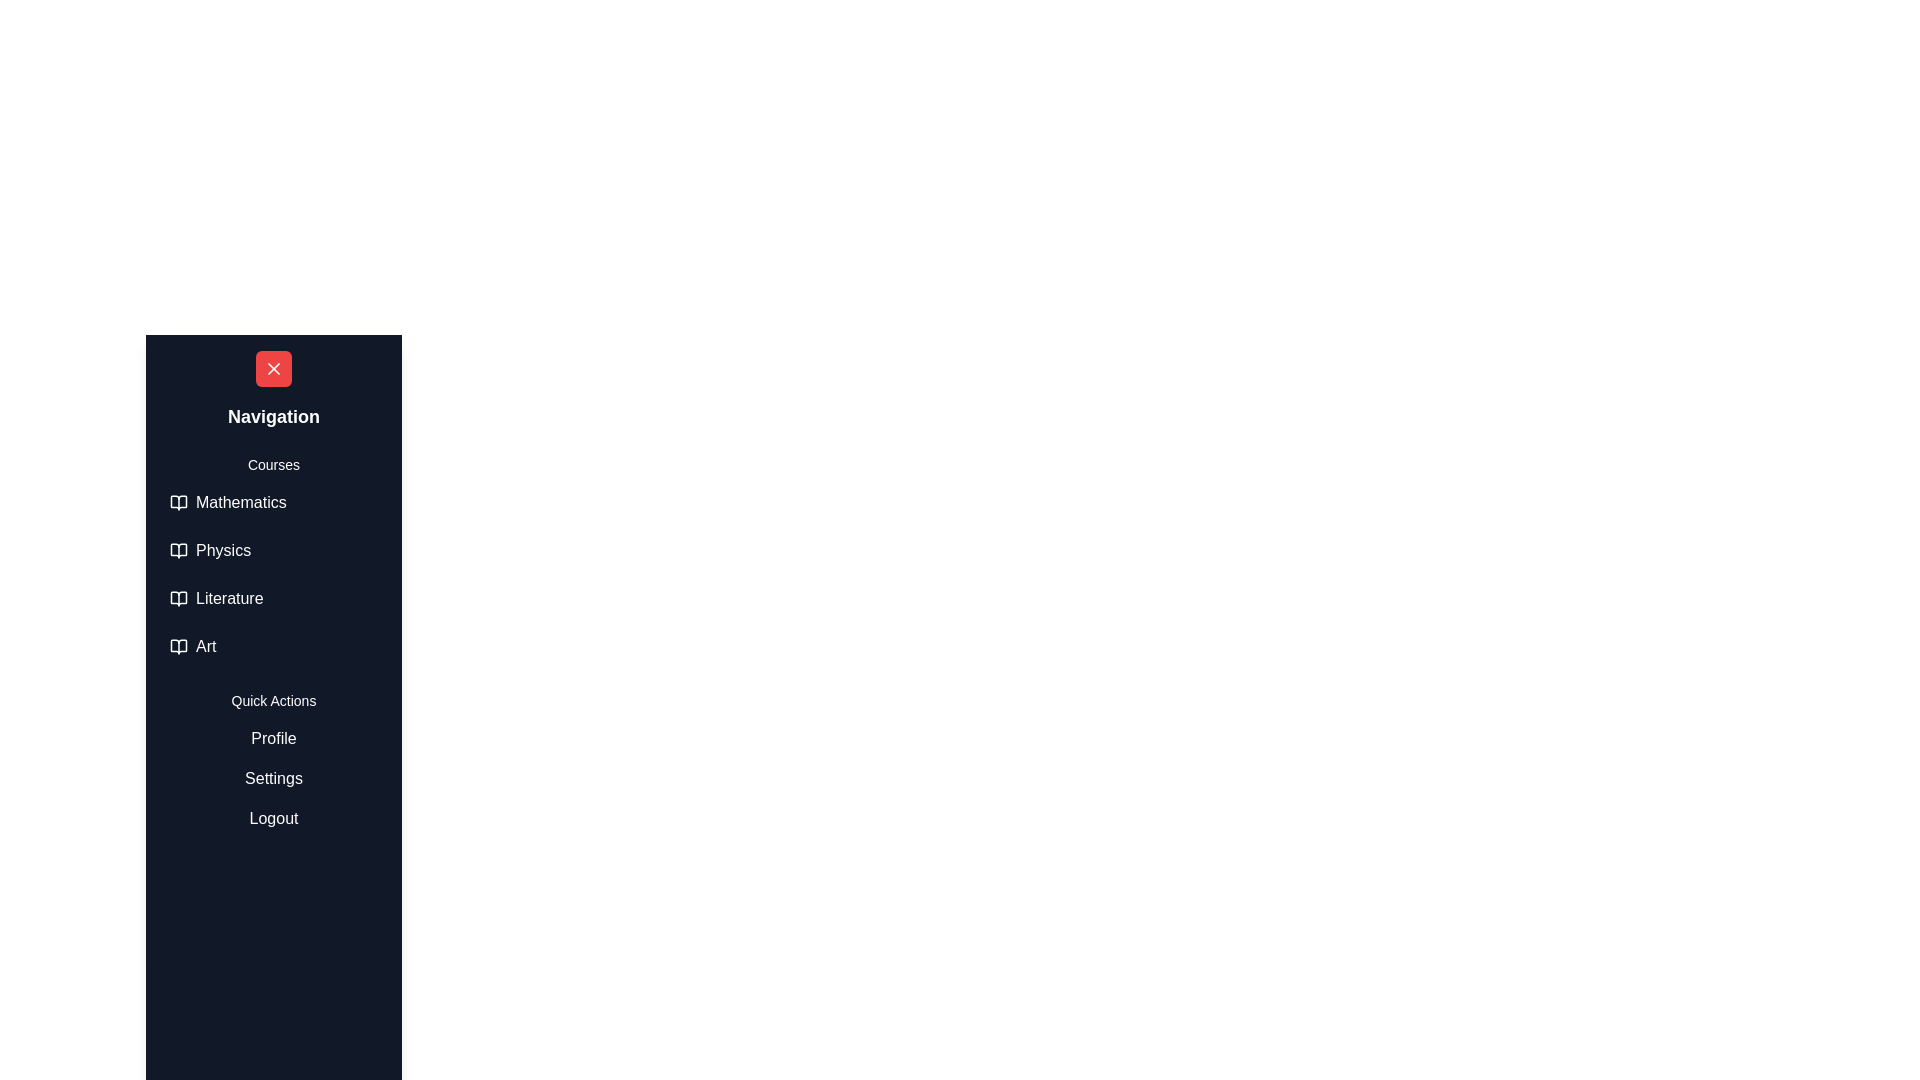 This screenshot has width=1920, height=1080. Describe the element at coordinates (178, 597) in the screenshot. I see `the 'Literature' icon` at that location.